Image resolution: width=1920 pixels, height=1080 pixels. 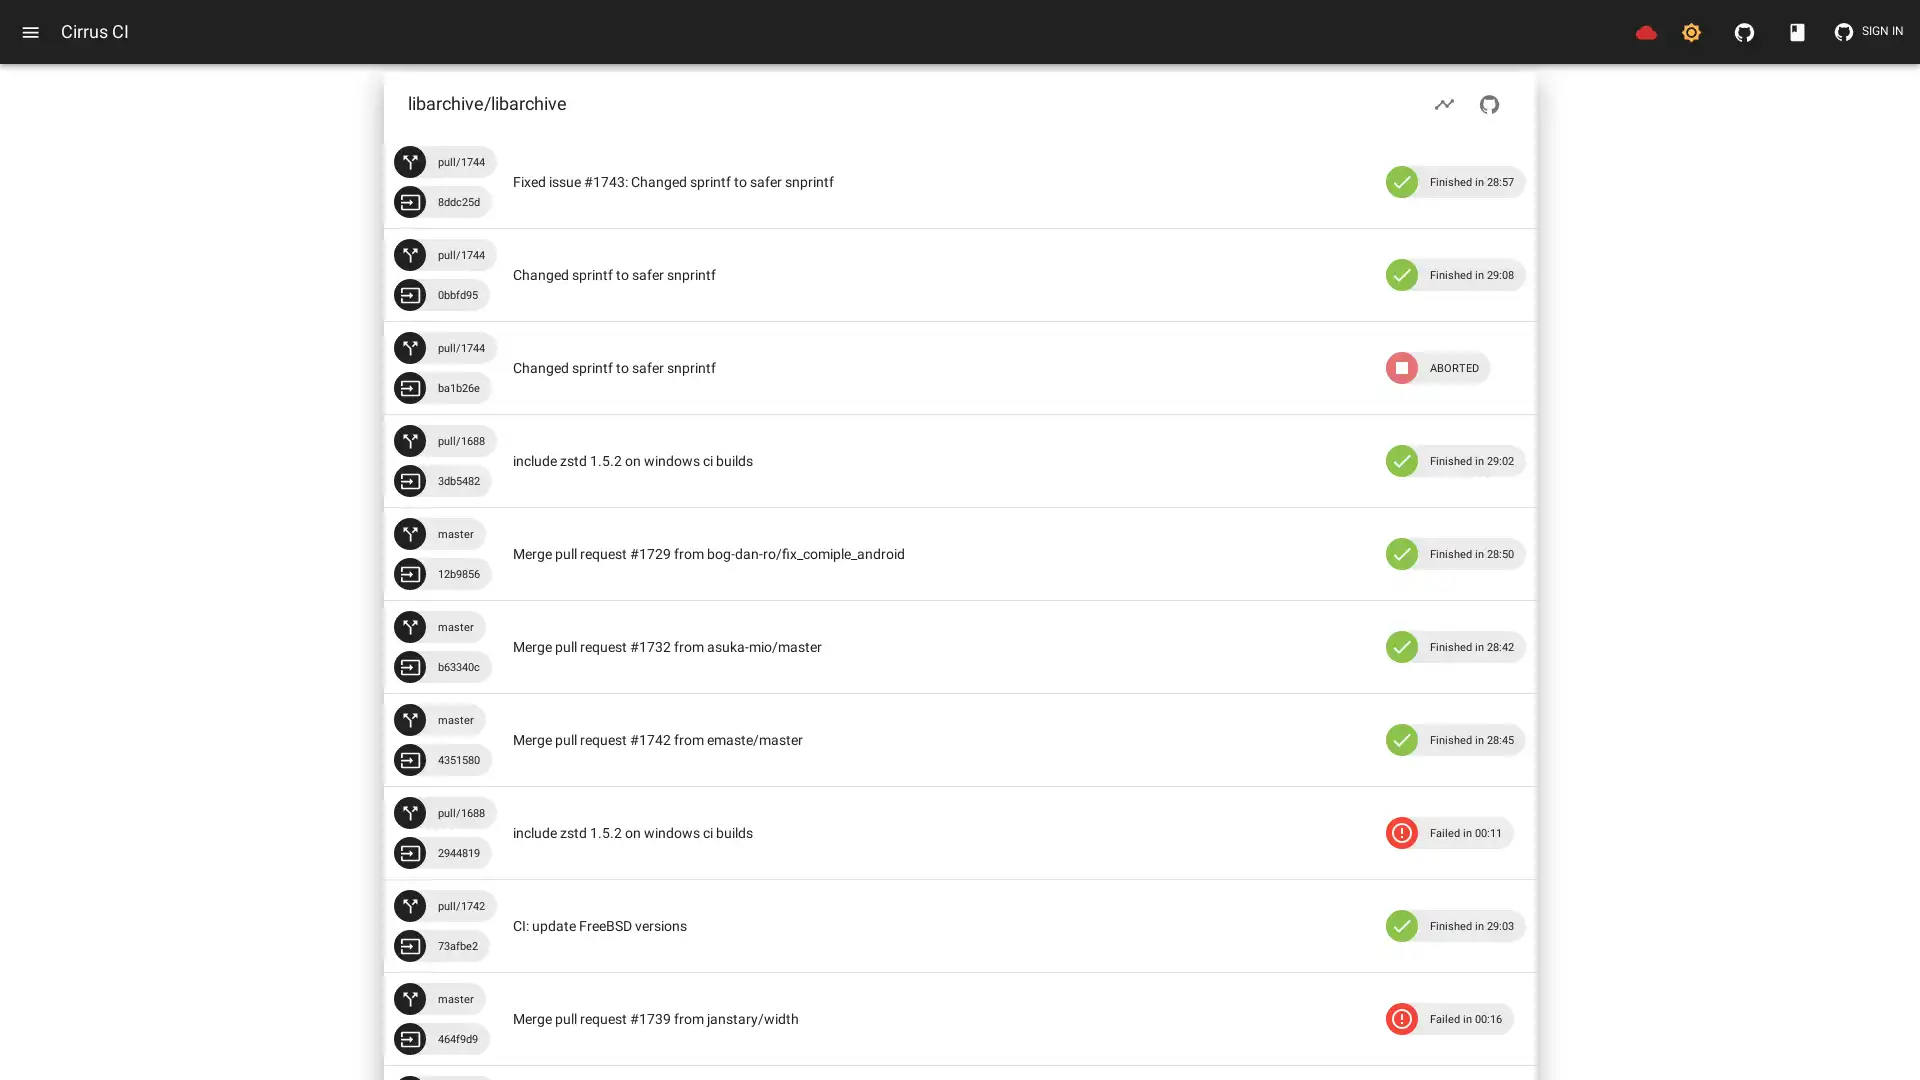 I want to click on open navigation, so click(x=30, y=31).